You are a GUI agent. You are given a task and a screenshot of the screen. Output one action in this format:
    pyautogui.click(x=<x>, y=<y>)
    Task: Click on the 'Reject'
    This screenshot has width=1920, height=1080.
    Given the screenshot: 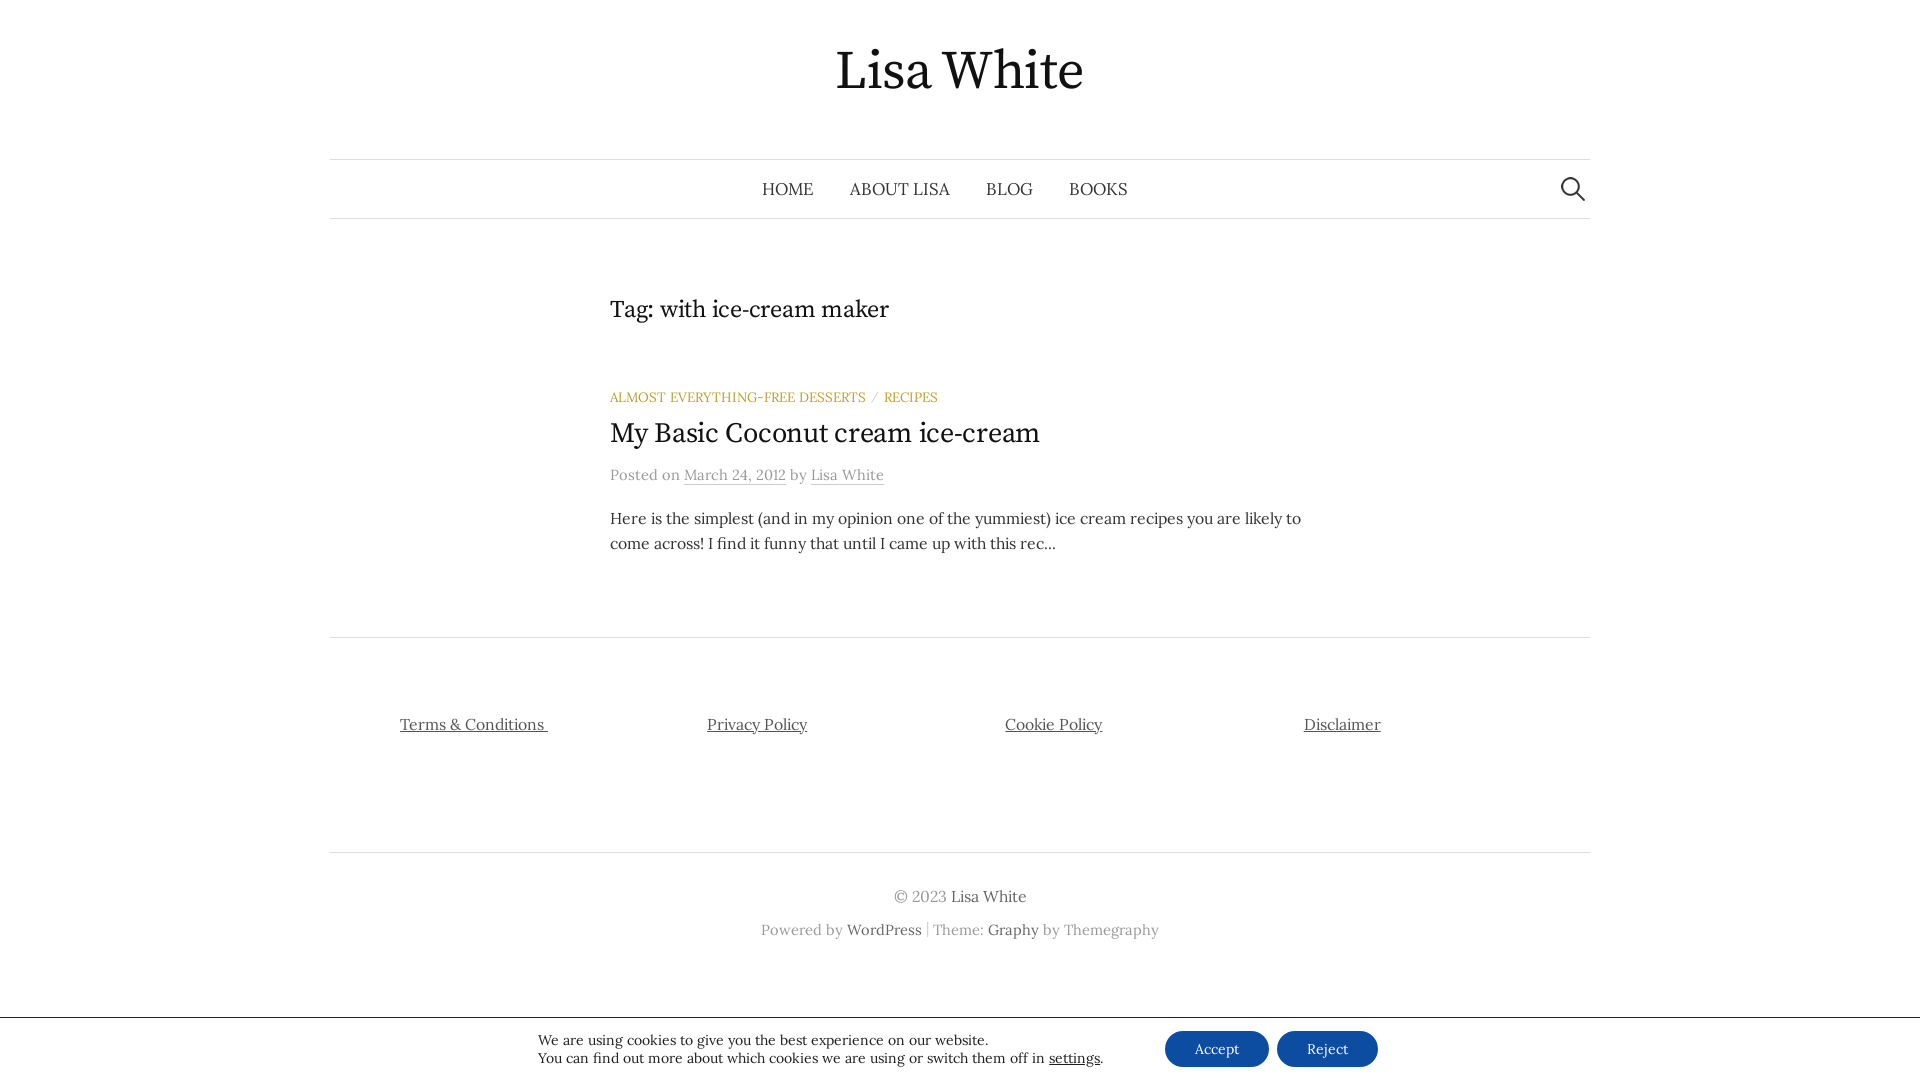 What is the action you would take?
    pyautogui.click(x=1327, y=1048)
    